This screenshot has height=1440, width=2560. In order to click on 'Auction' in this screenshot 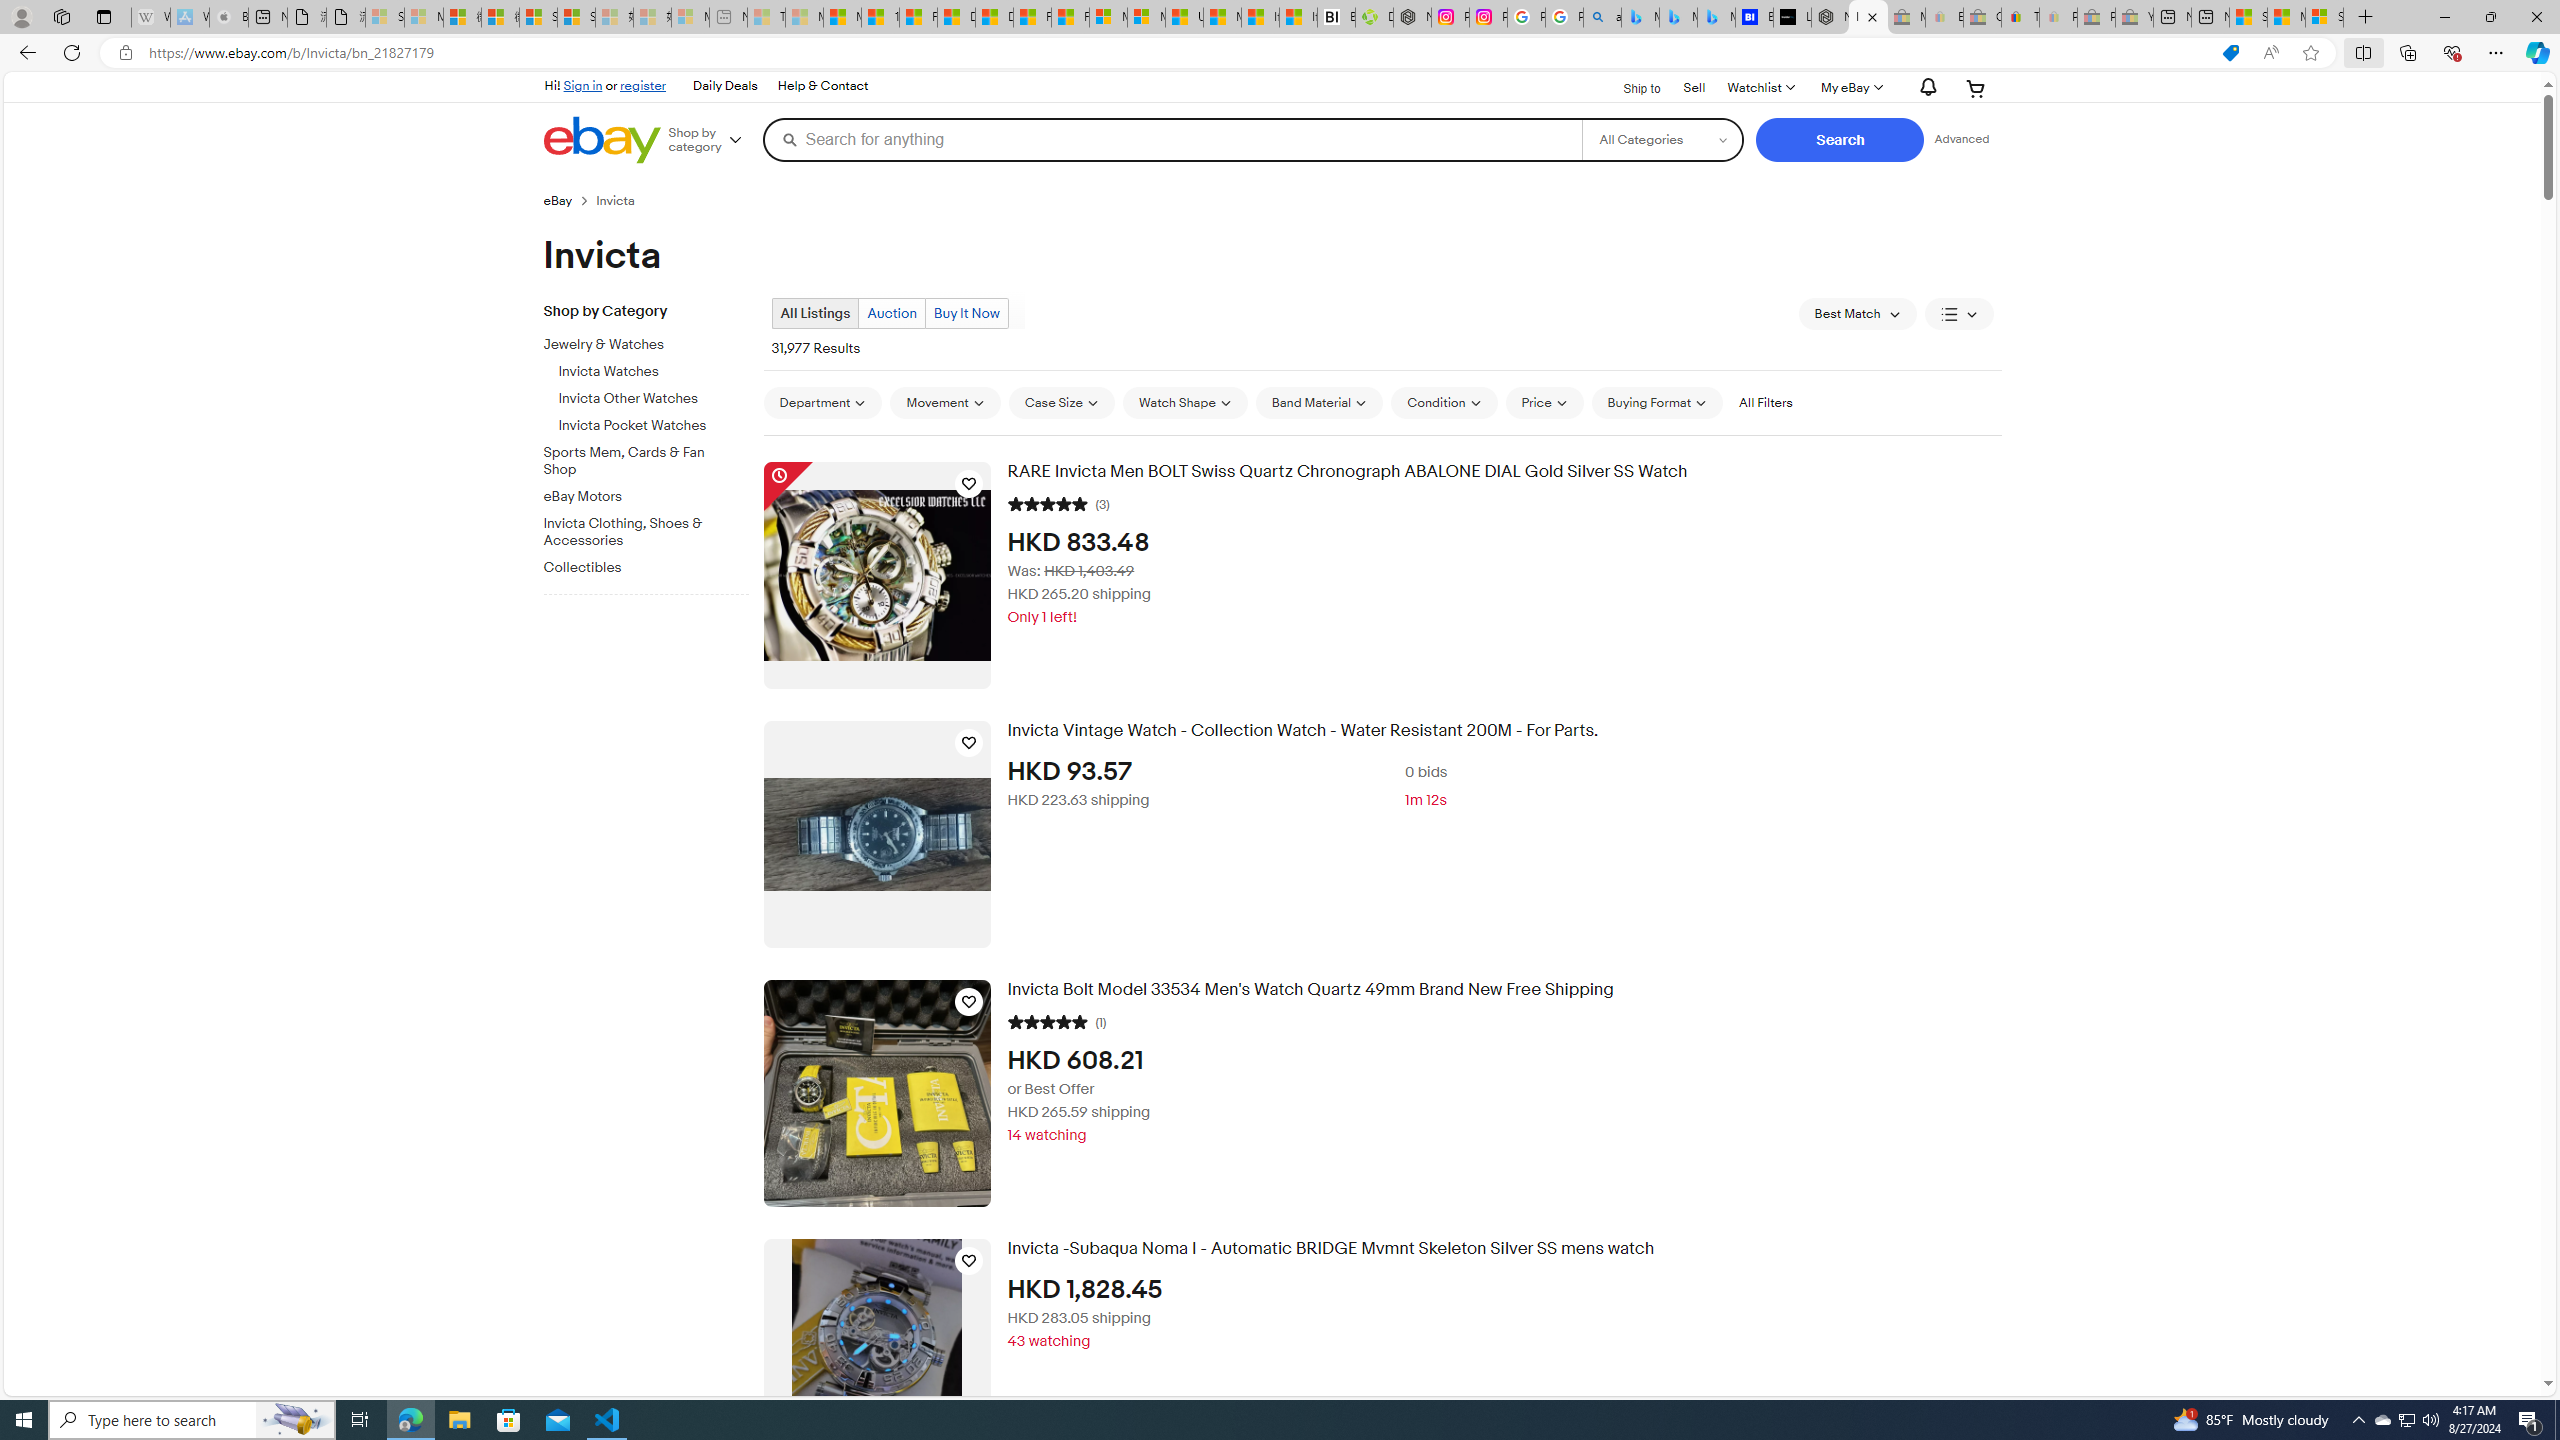, I will do `click(889, 313)`.